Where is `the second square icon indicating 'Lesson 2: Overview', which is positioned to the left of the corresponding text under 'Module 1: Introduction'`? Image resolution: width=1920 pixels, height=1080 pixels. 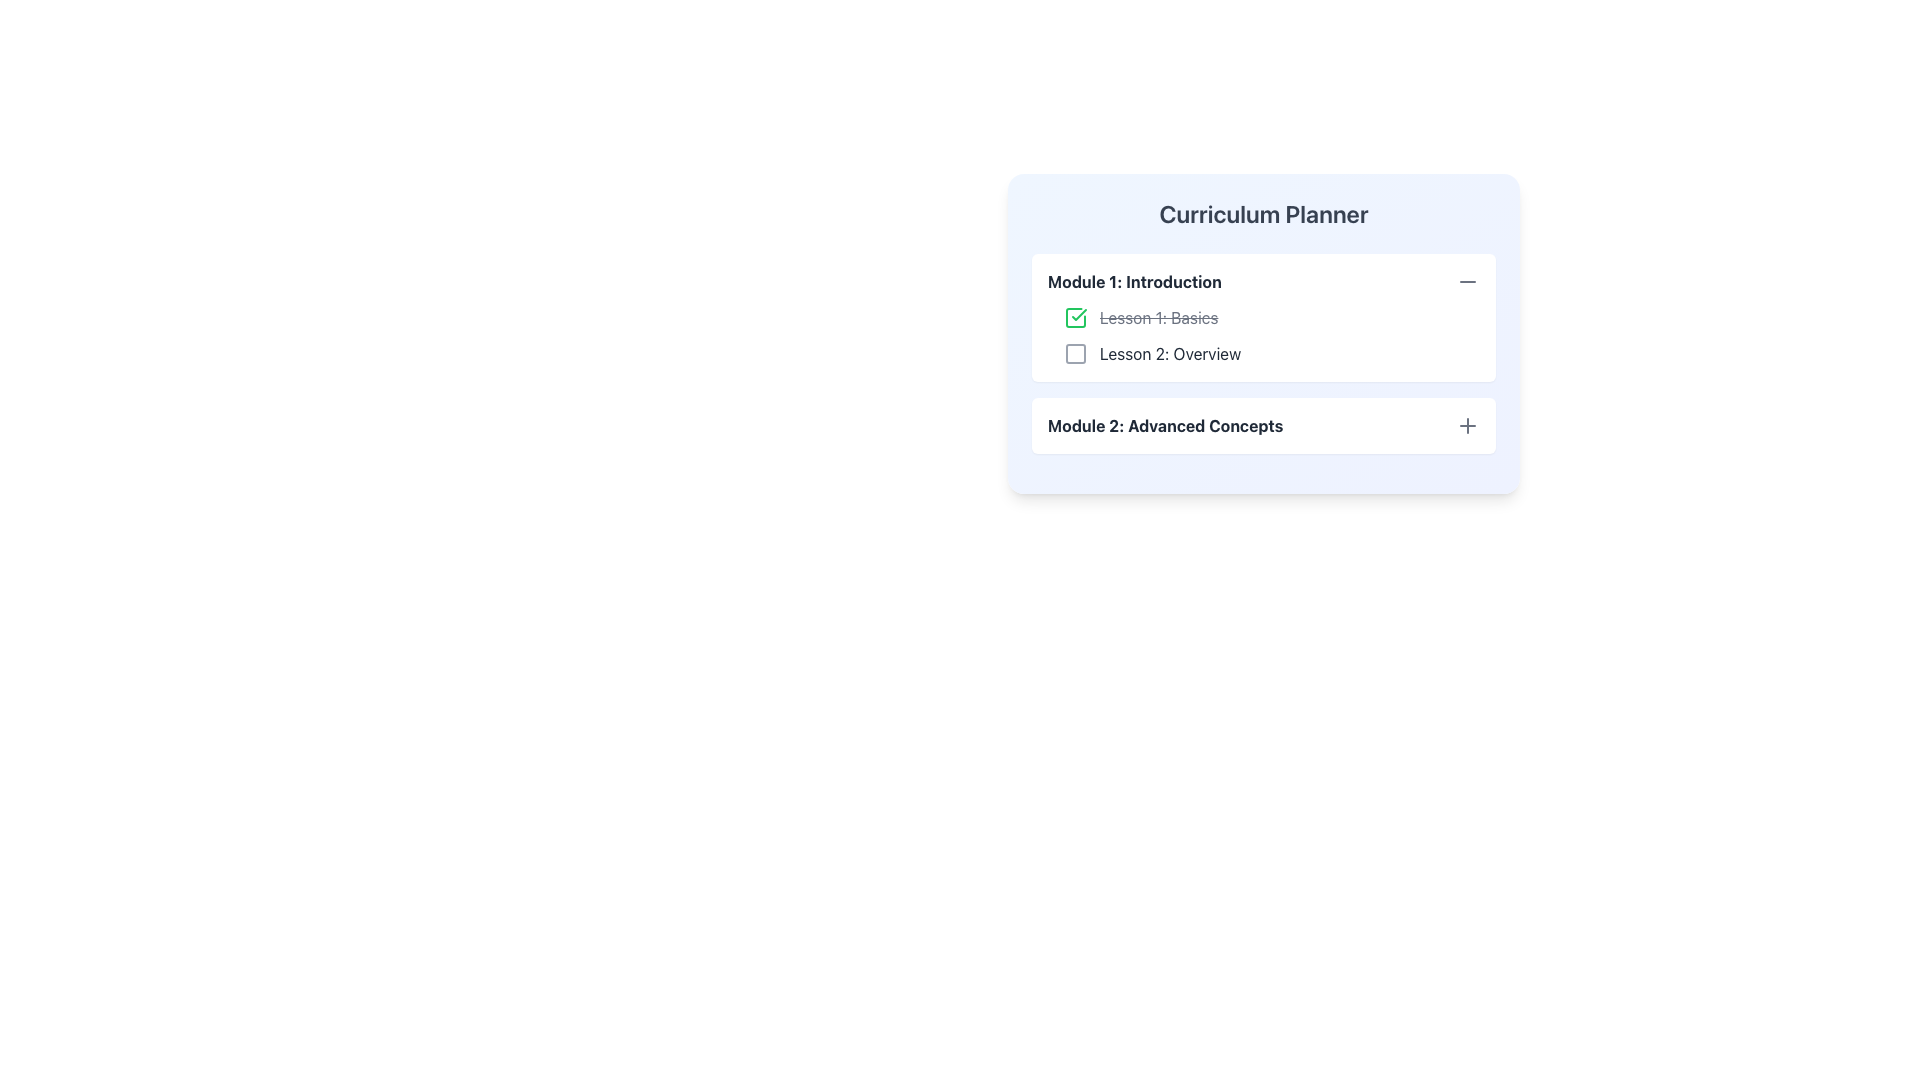 the second square icon indicating 'Lesson 2: Overview', which is positioned to the left of the corresponding text under 'Module 1: Introduction' is located at coordinates (1074, 353).